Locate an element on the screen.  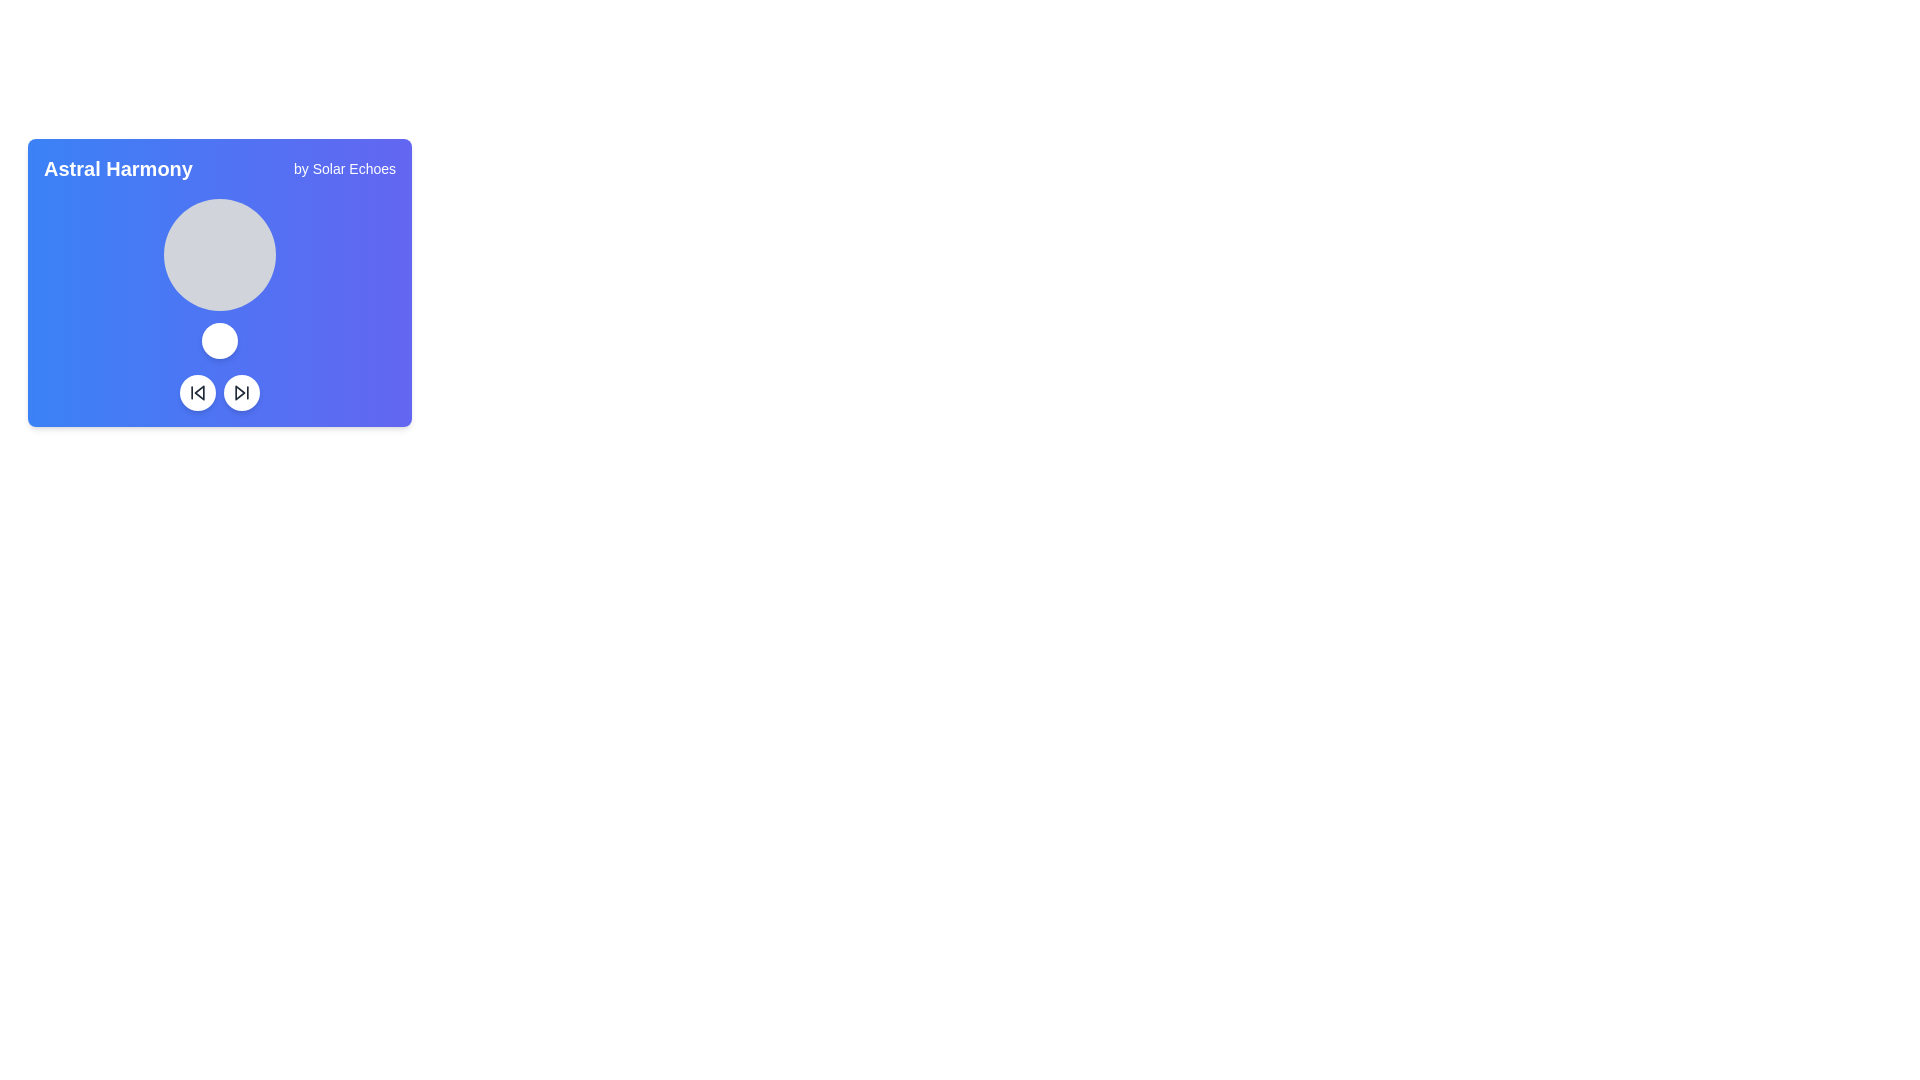
the bolded text label reading 'Astral Harmony', which is prominently positioned on the left at the top of a card-like structure with a gradient background is located at coordinates (117, 168).